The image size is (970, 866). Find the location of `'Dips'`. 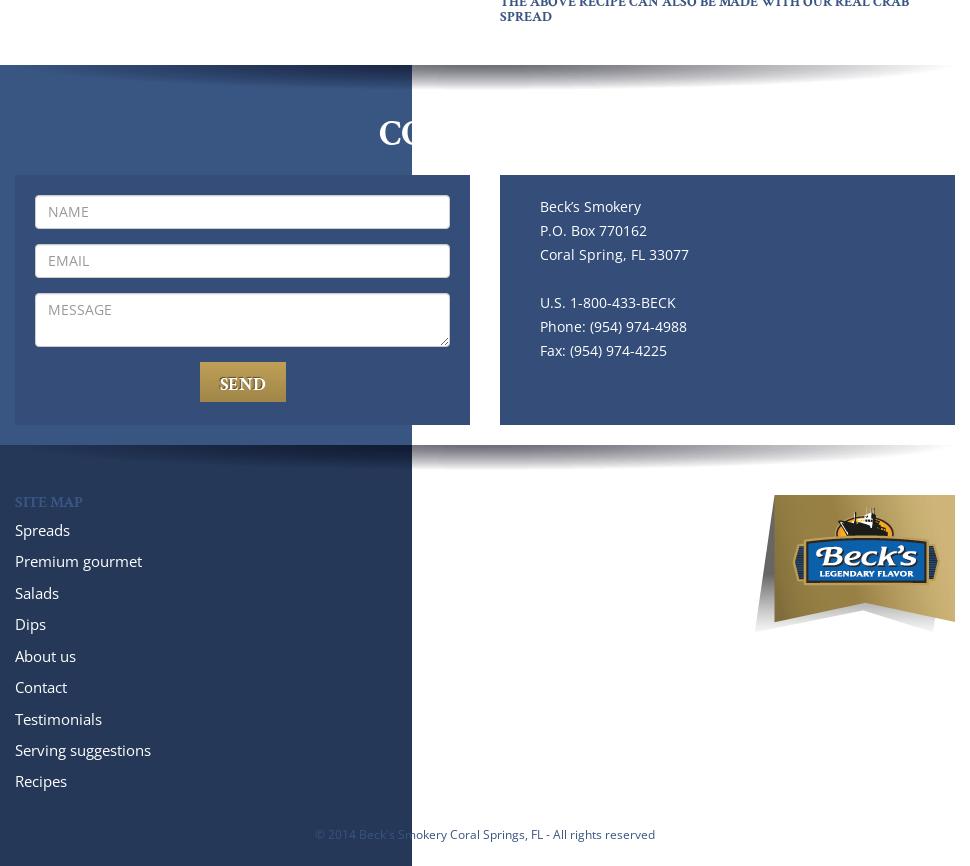

'Dips' is located at coordinates (30, 624).